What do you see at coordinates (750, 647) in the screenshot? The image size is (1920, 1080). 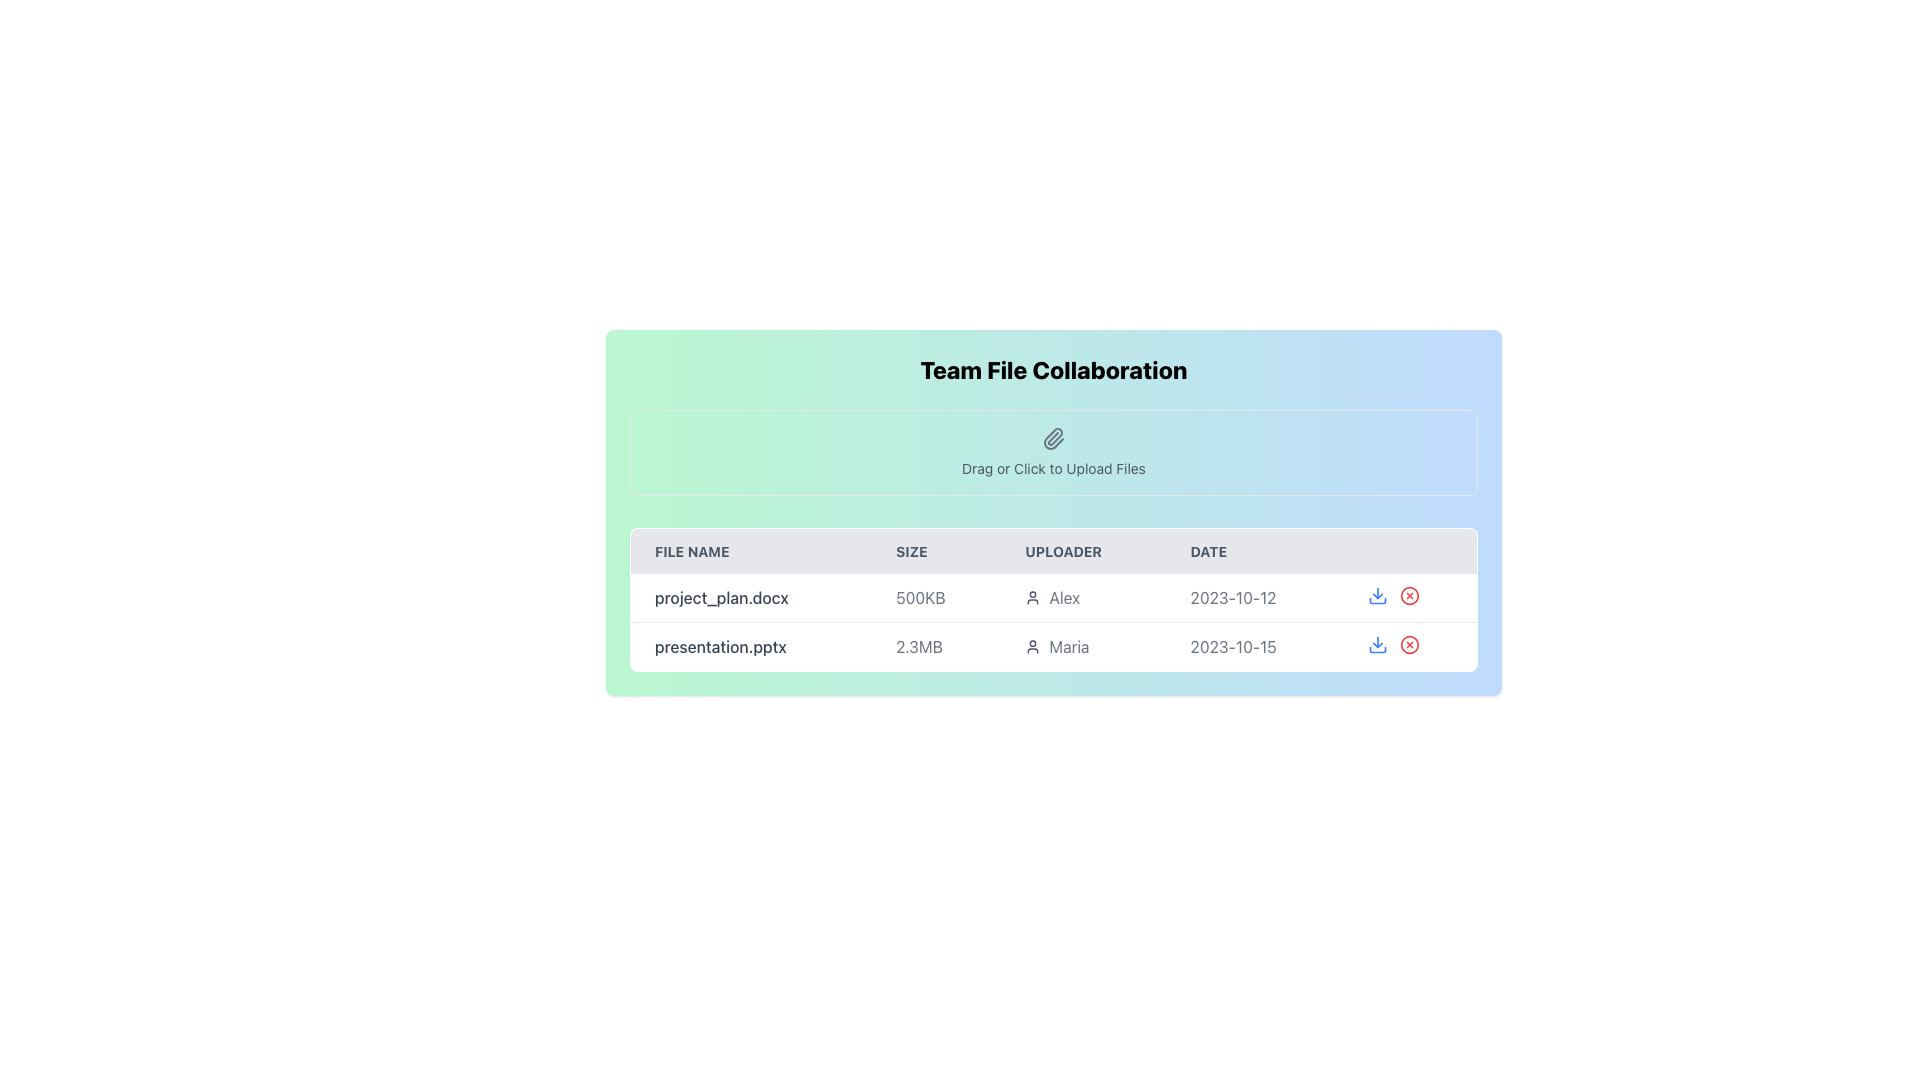 I see `the text label displaying 'presentation.pptx' located in the second row of the table under the 'FILE NAME' column, despite its non-interactive nature` at bounding box center [750, 647].